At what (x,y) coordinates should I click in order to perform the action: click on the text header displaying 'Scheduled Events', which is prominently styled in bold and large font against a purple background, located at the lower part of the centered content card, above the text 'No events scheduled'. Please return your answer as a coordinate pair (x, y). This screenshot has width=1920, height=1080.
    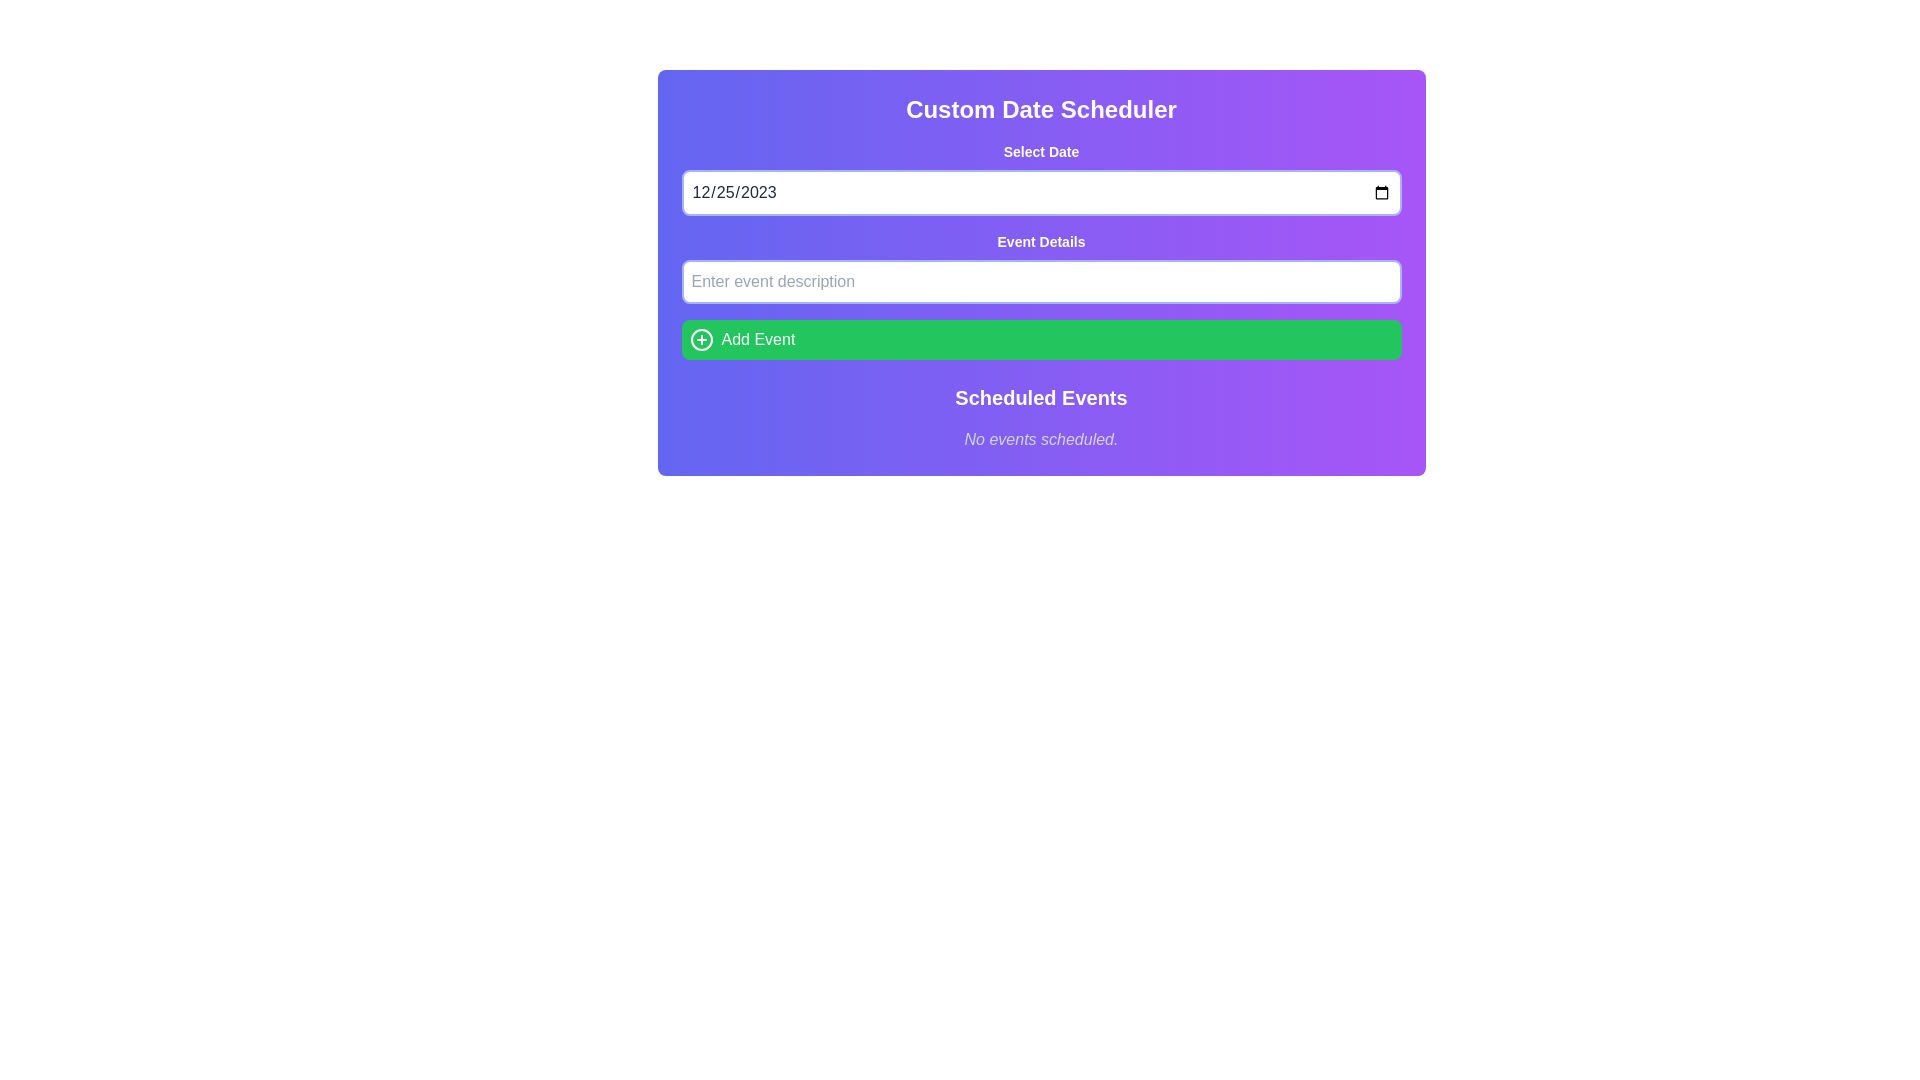
    Looking at the image, I should click on (1040, 397).